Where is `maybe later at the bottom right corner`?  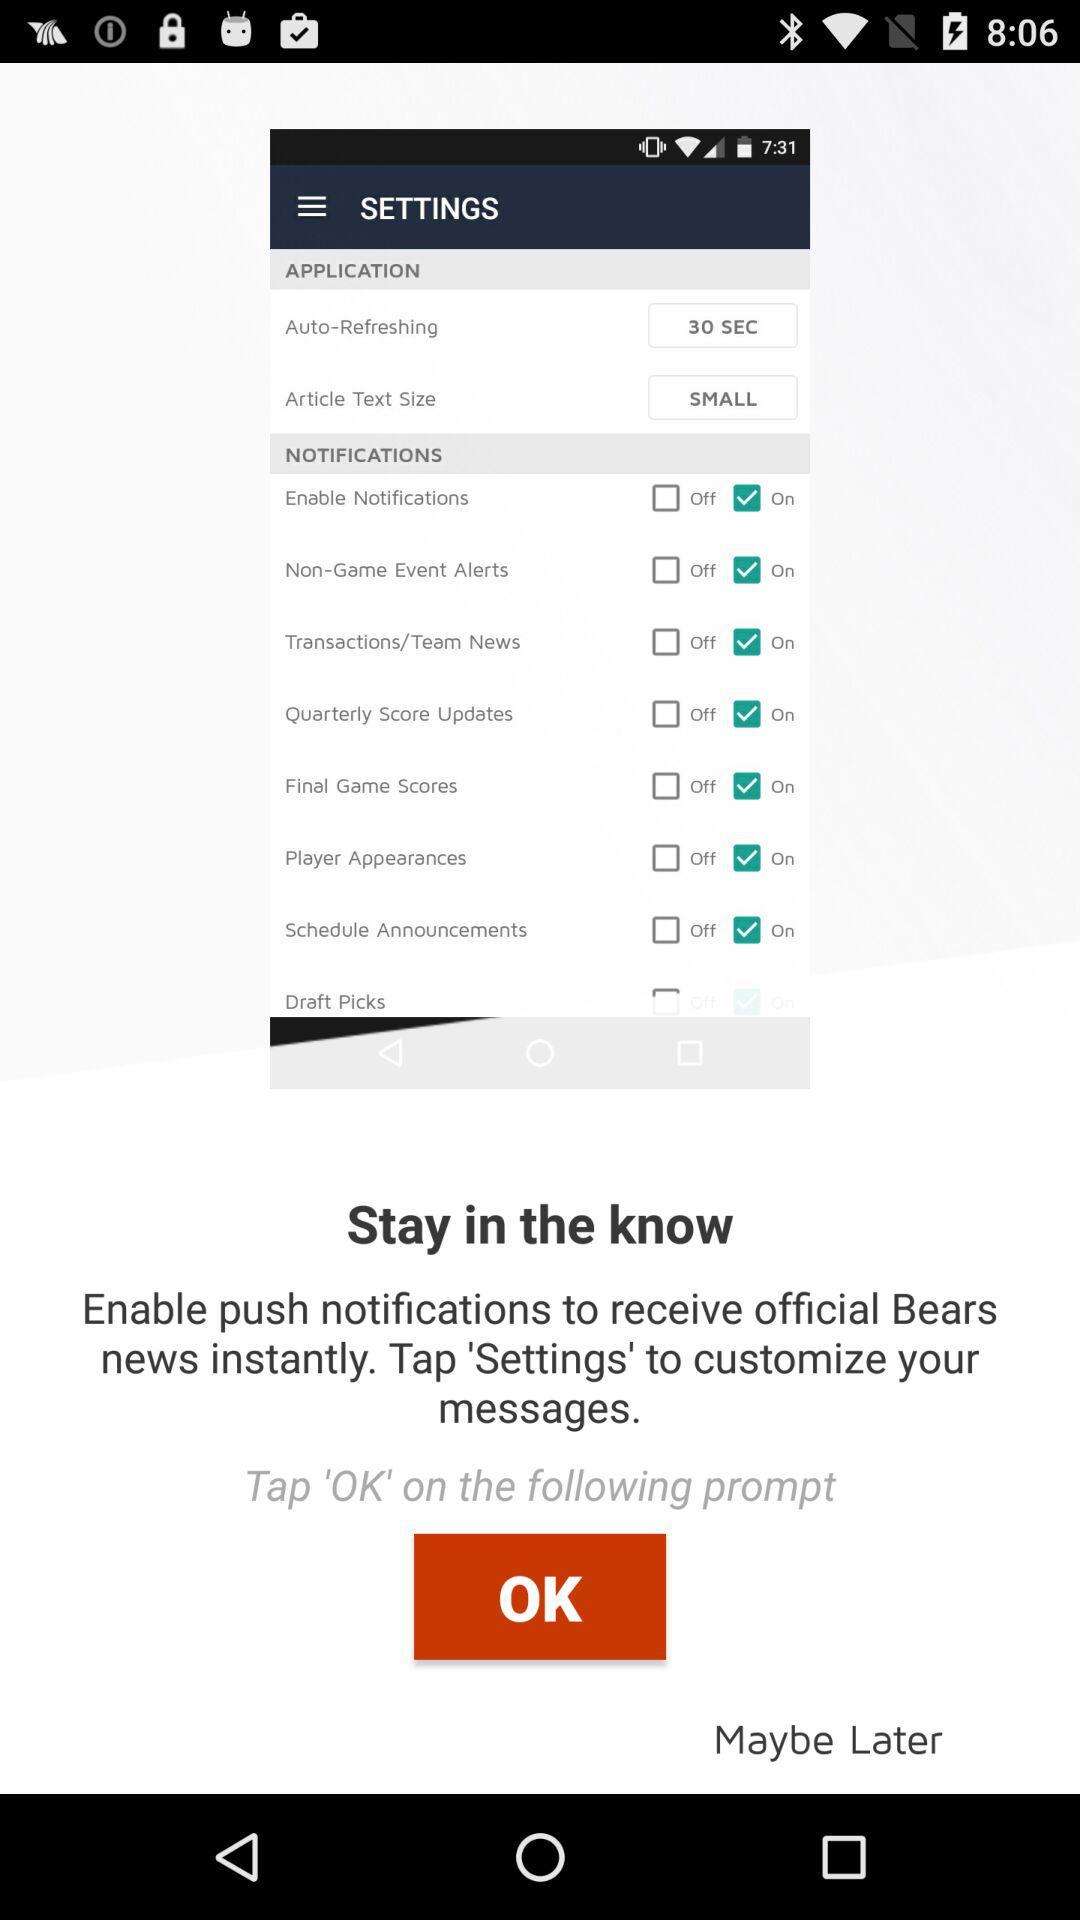
maybe later at the bottom right corner is located at coordinates (828, 1736).